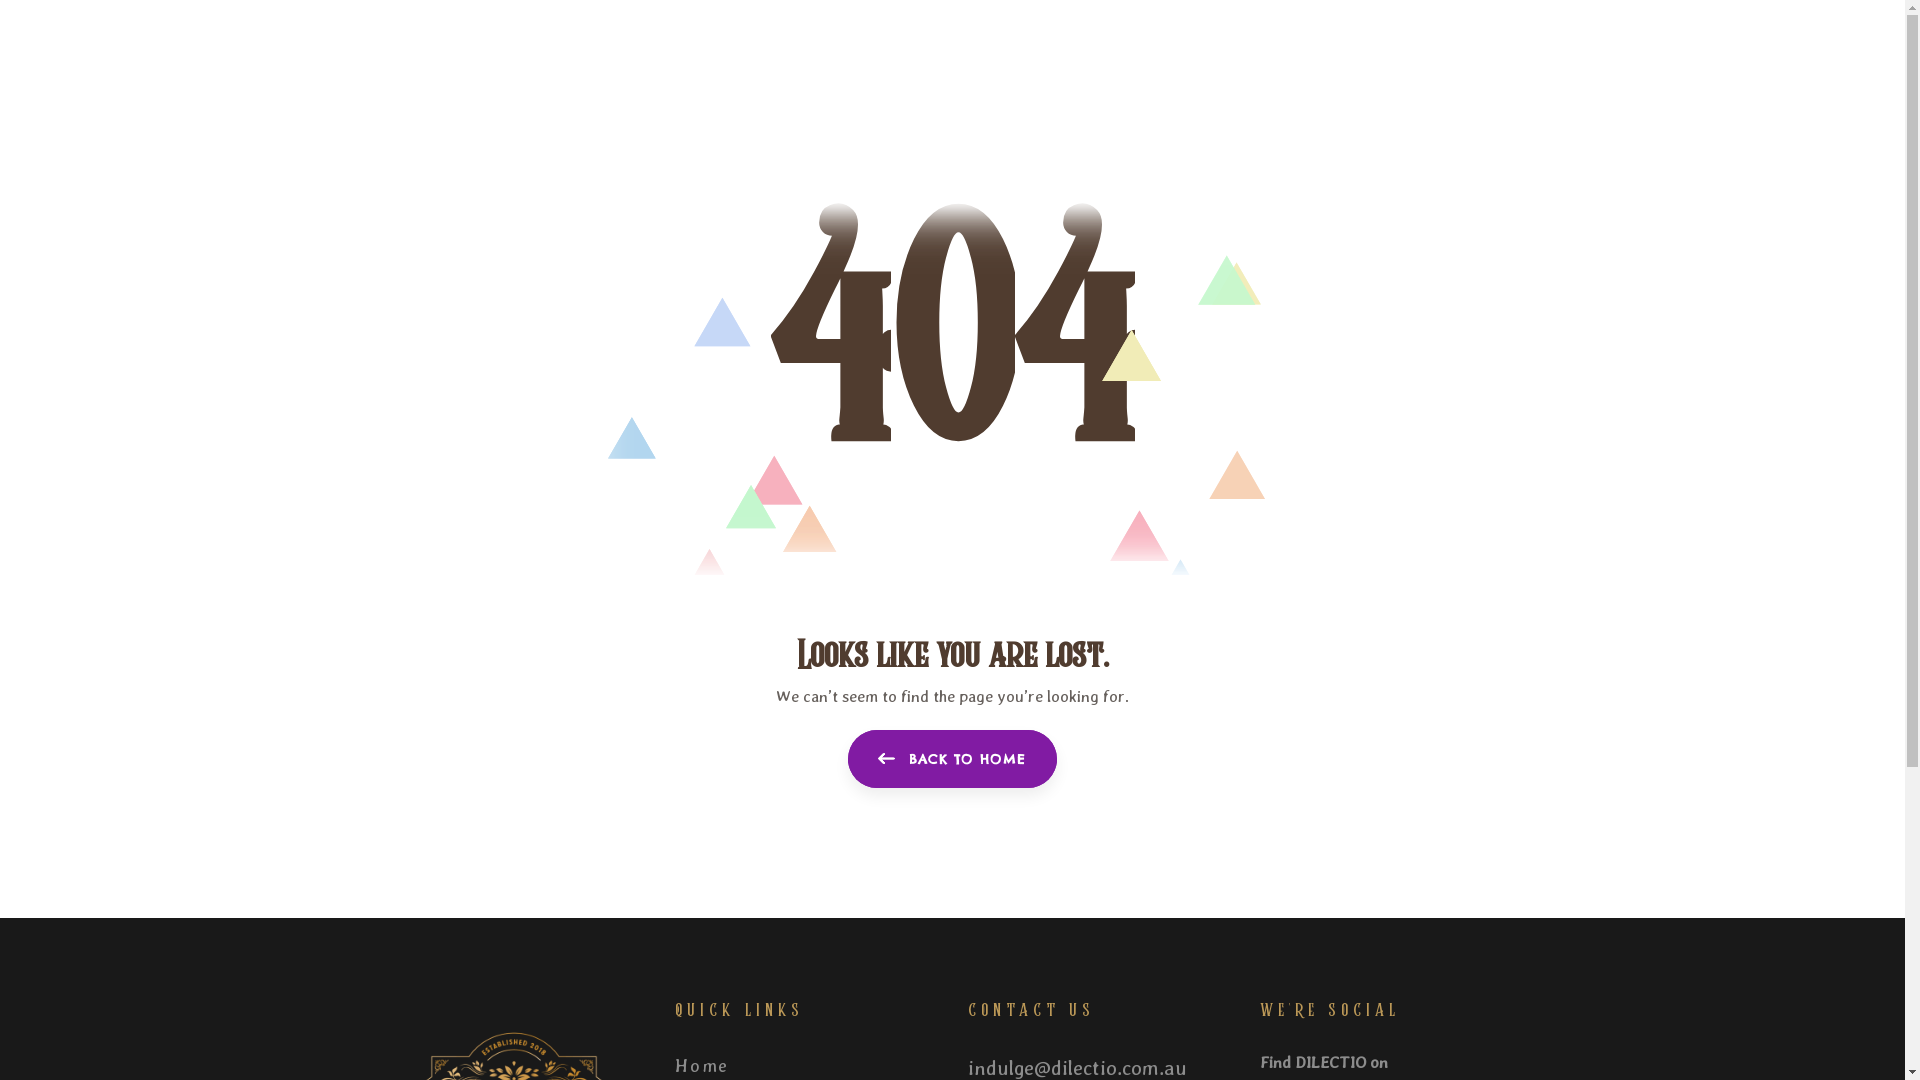 The image size is (1920, 1080). I want to click on 'BACK TO HOME', so click(952, 759).